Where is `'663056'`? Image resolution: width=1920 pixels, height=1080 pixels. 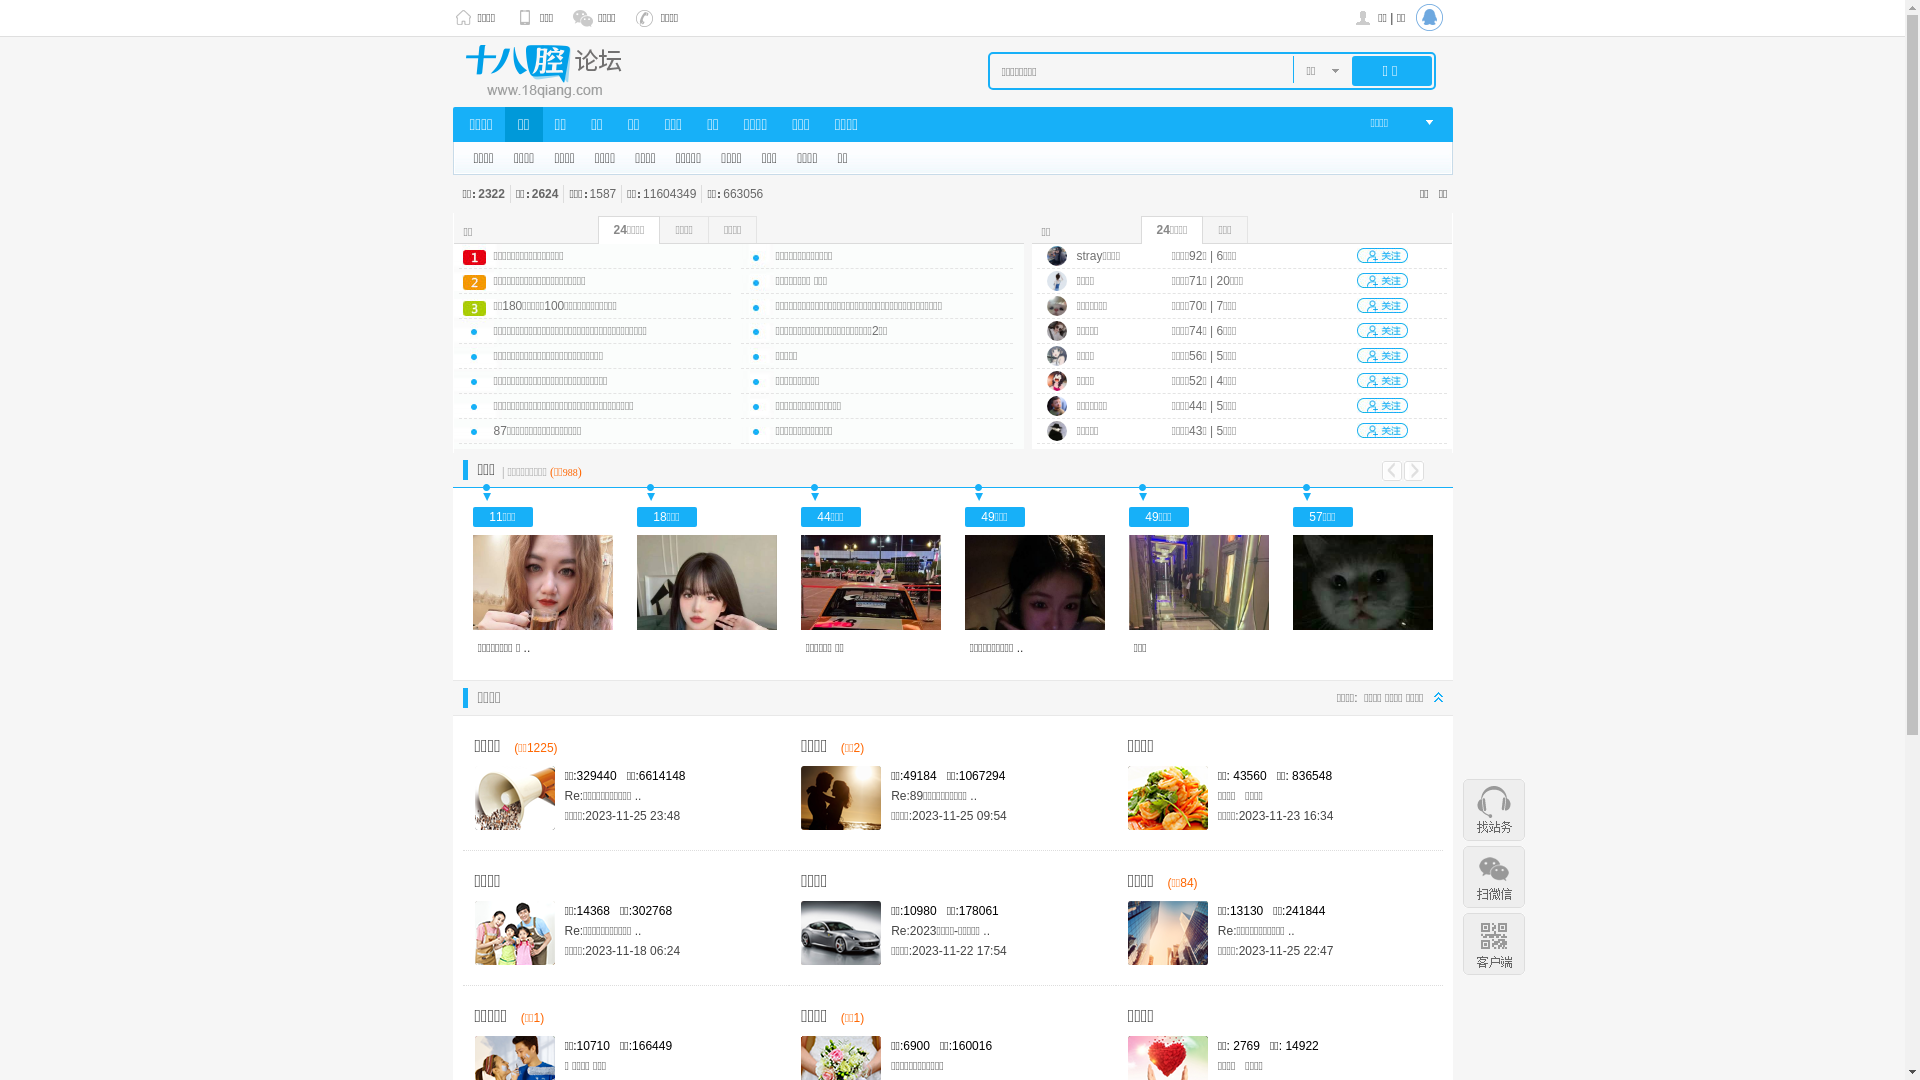
'663056' is located at coordinates (742, 193).